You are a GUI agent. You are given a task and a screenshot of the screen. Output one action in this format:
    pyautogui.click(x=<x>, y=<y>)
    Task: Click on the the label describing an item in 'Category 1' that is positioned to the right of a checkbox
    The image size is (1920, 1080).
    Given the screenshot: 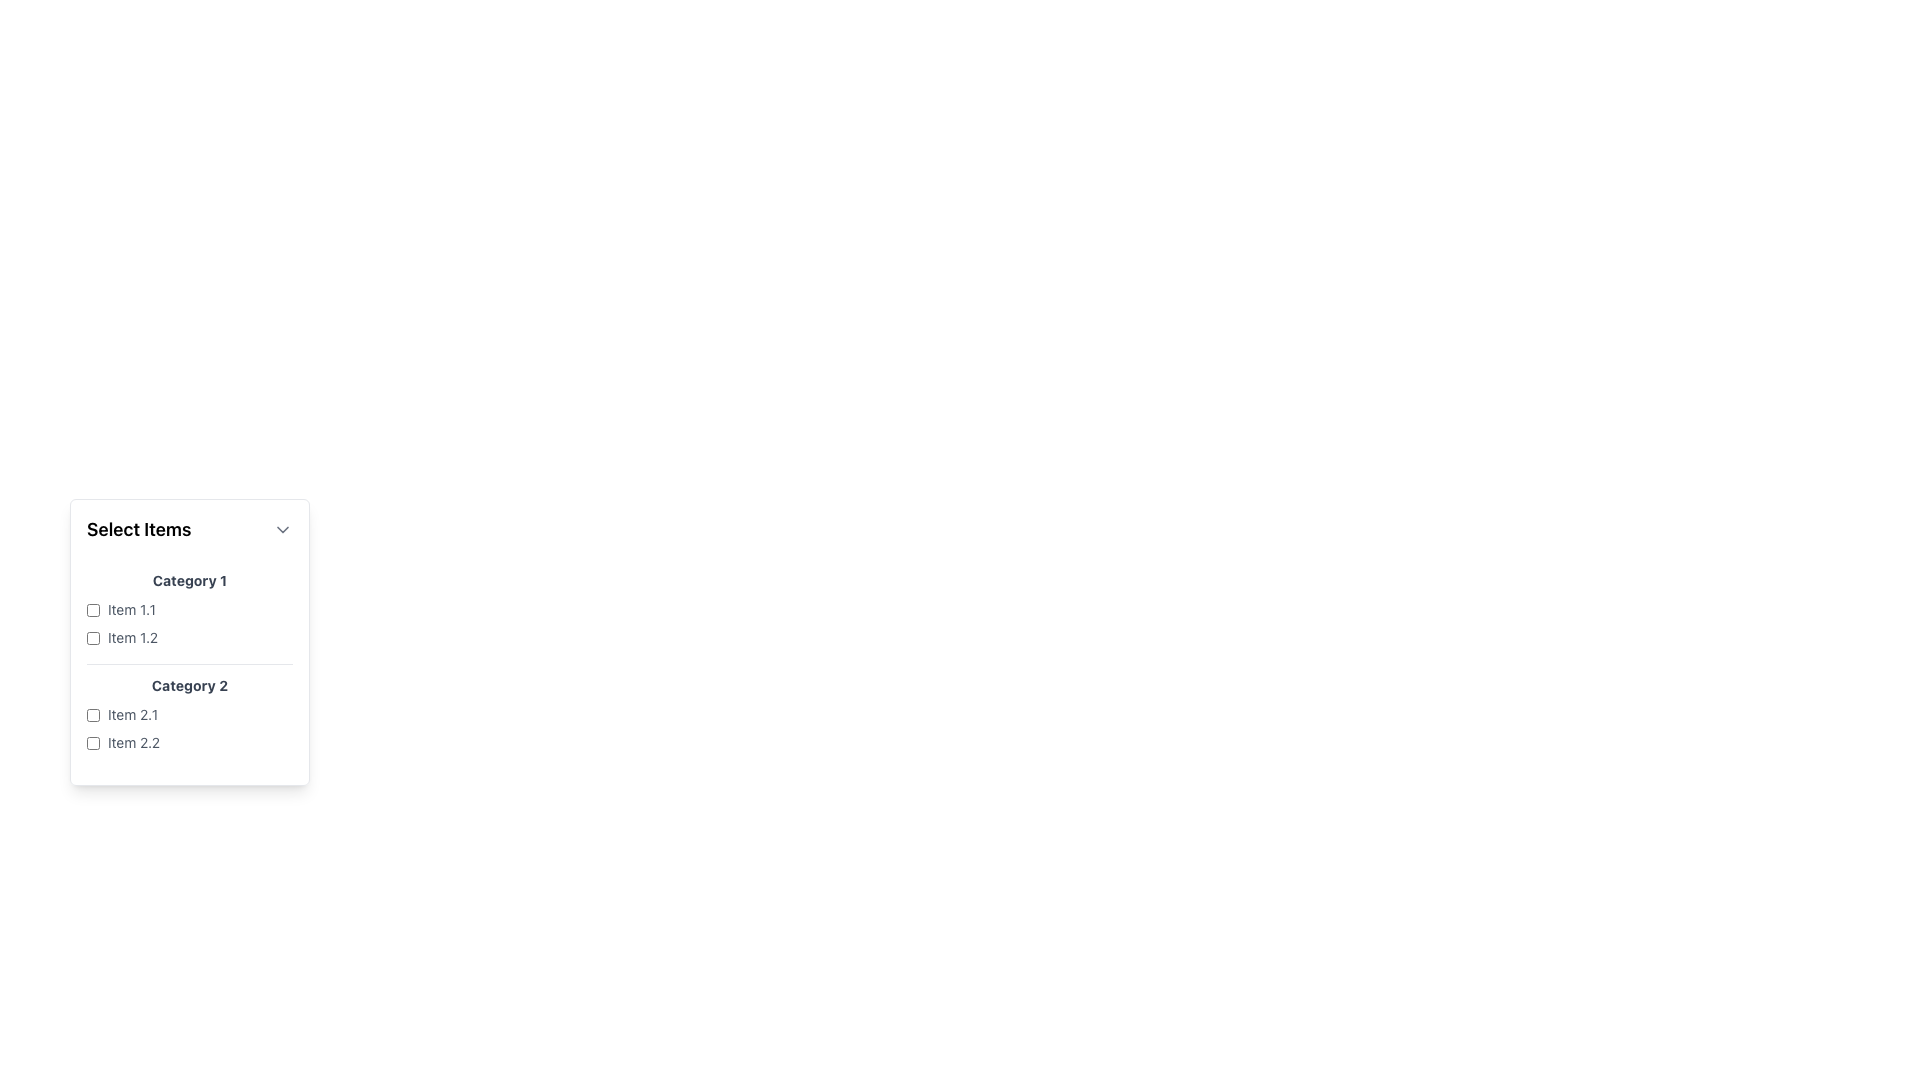 What is the action you would take?
    pyautogui.click(x=132, y=637)
    